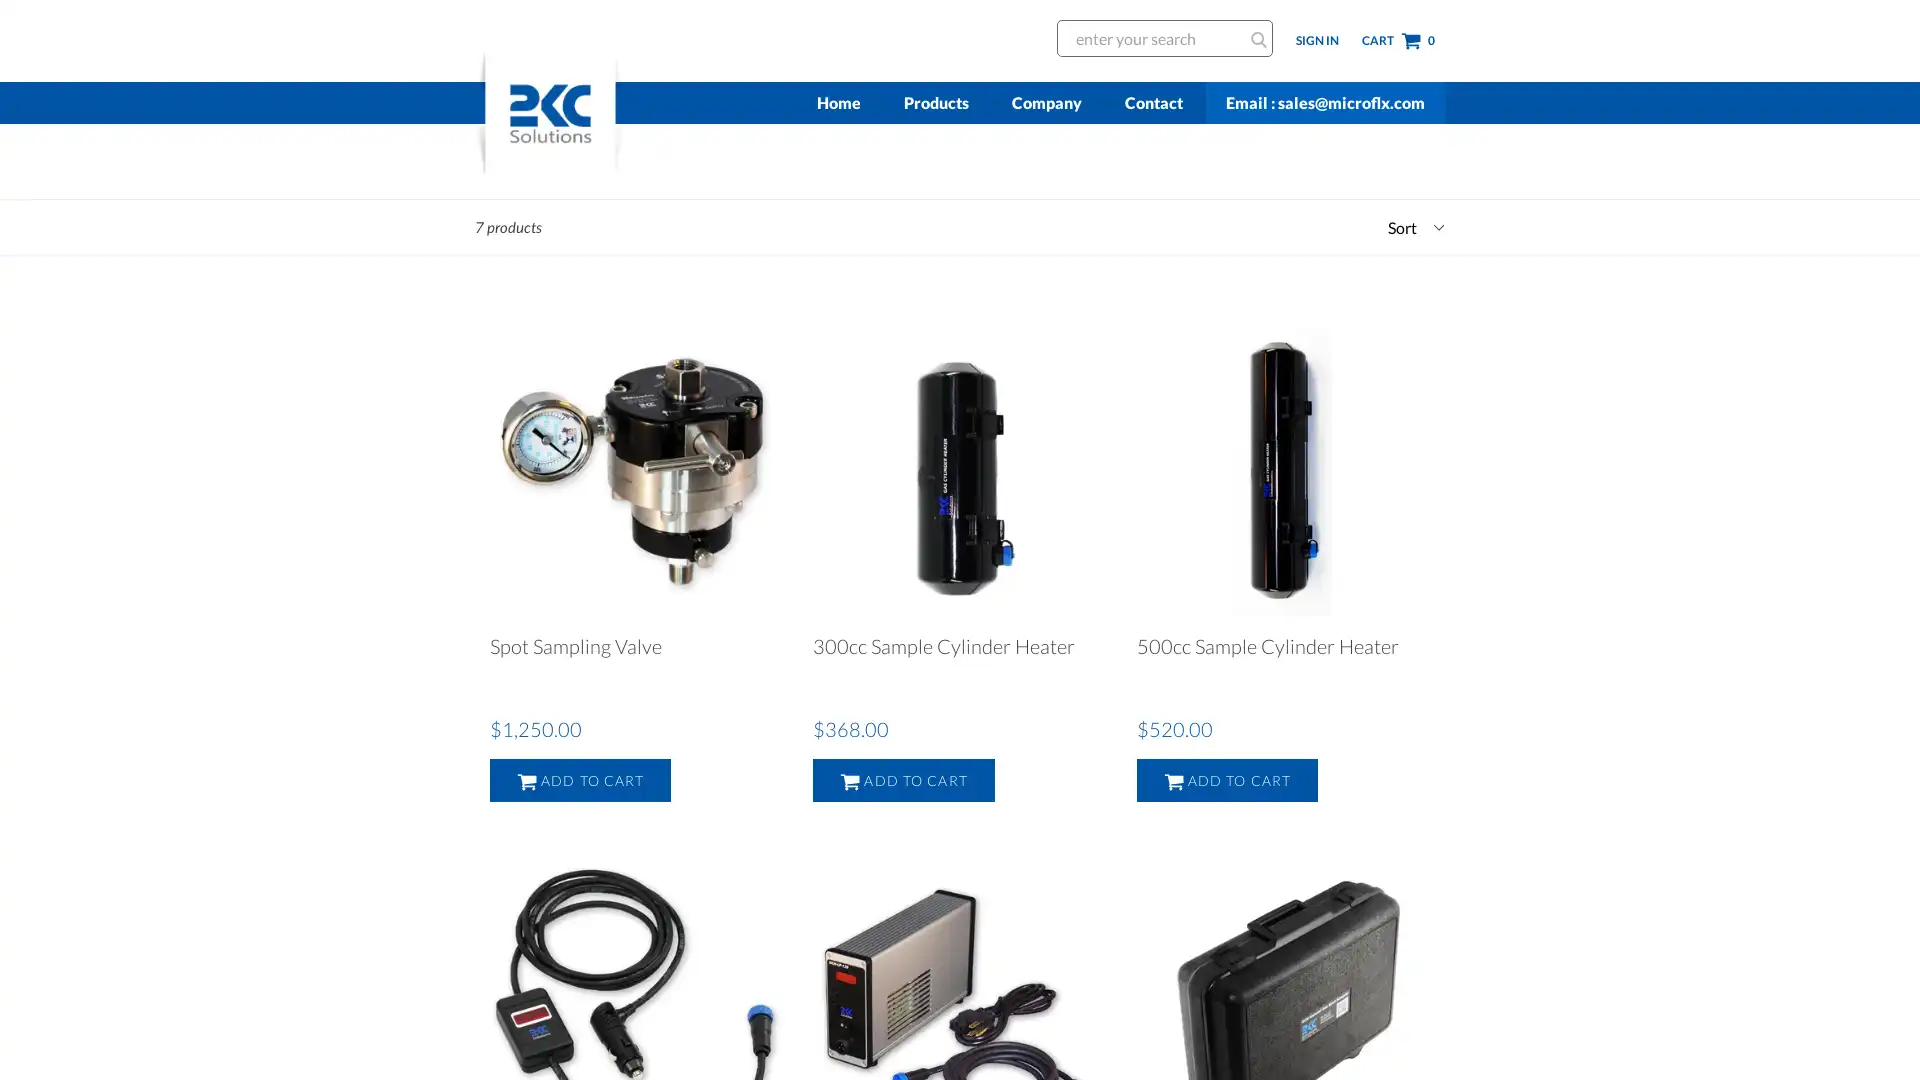 This screenshot has width=1920, height=1080. I want to click on ADD TO CART, so click(579, 779).